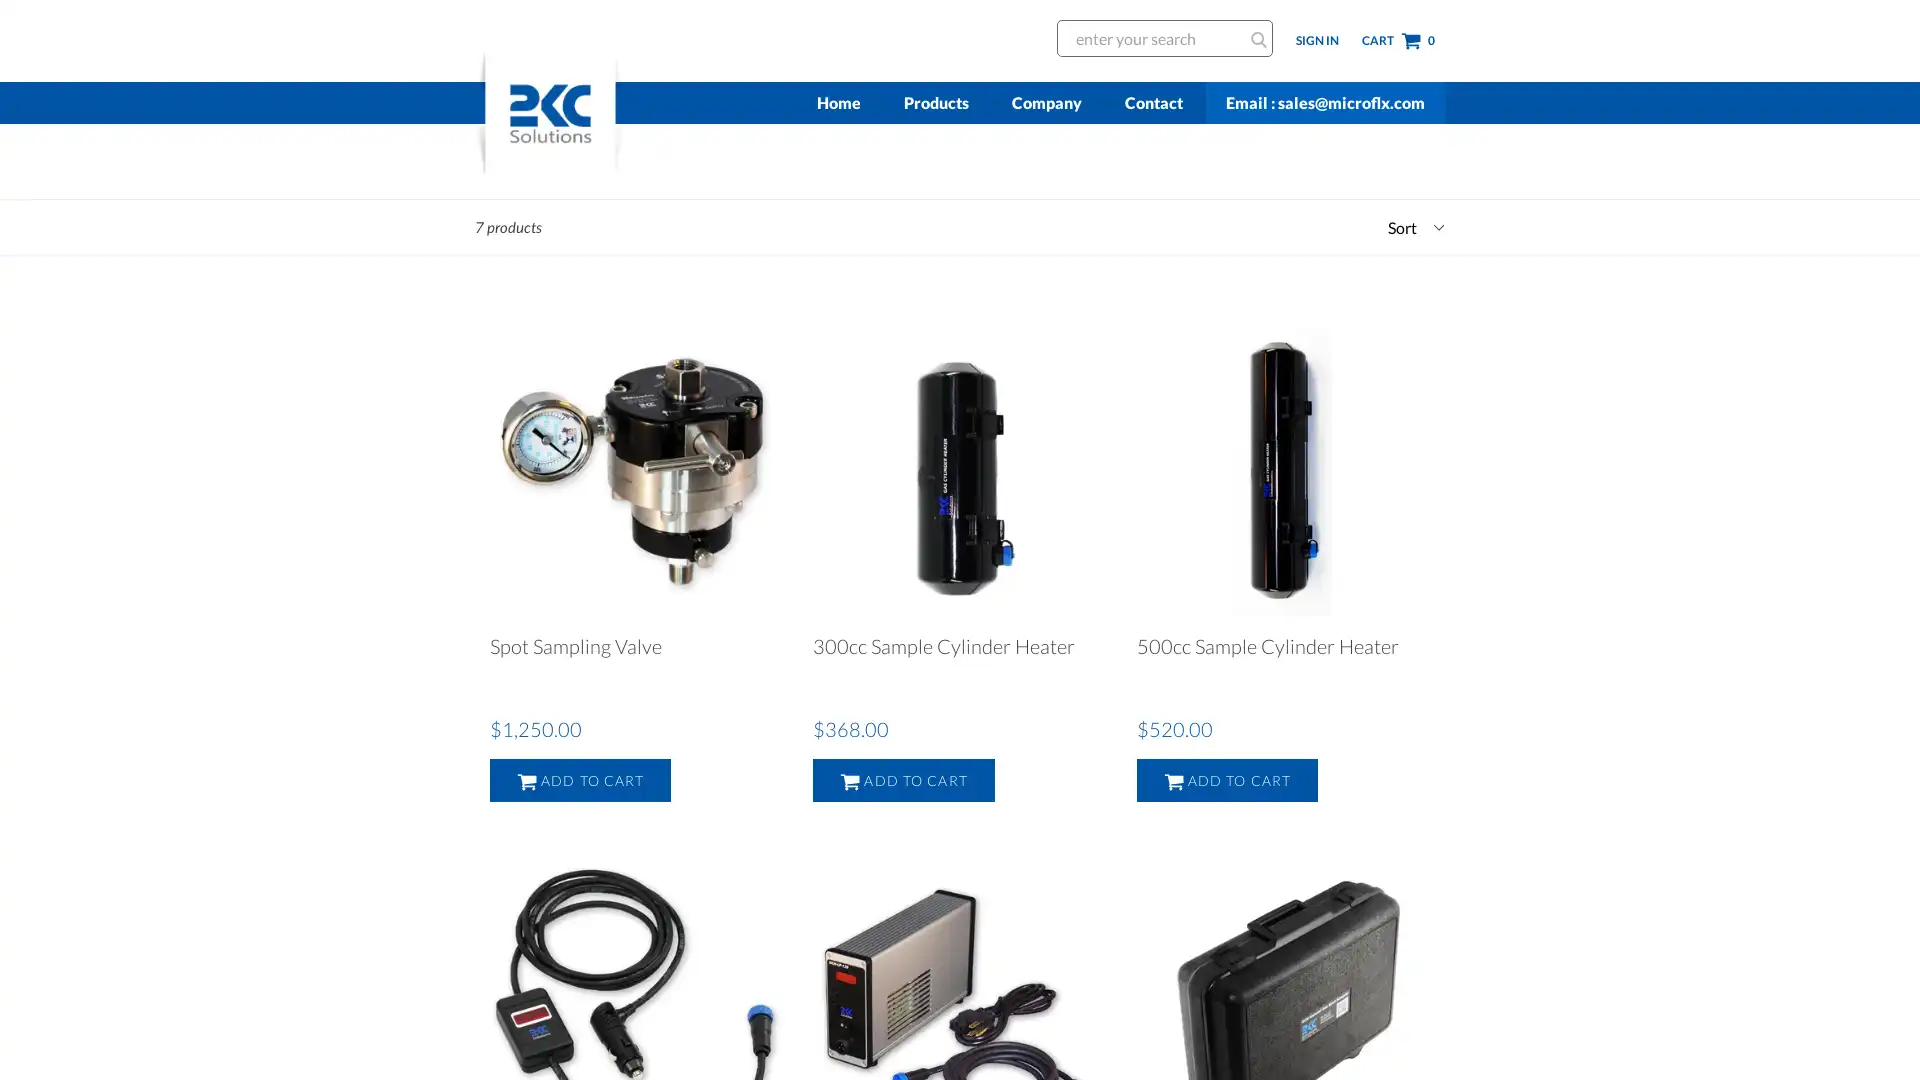 This screenshot has width=1920, height=1080. I want to click on ADD TO CART, so click(579, 779).